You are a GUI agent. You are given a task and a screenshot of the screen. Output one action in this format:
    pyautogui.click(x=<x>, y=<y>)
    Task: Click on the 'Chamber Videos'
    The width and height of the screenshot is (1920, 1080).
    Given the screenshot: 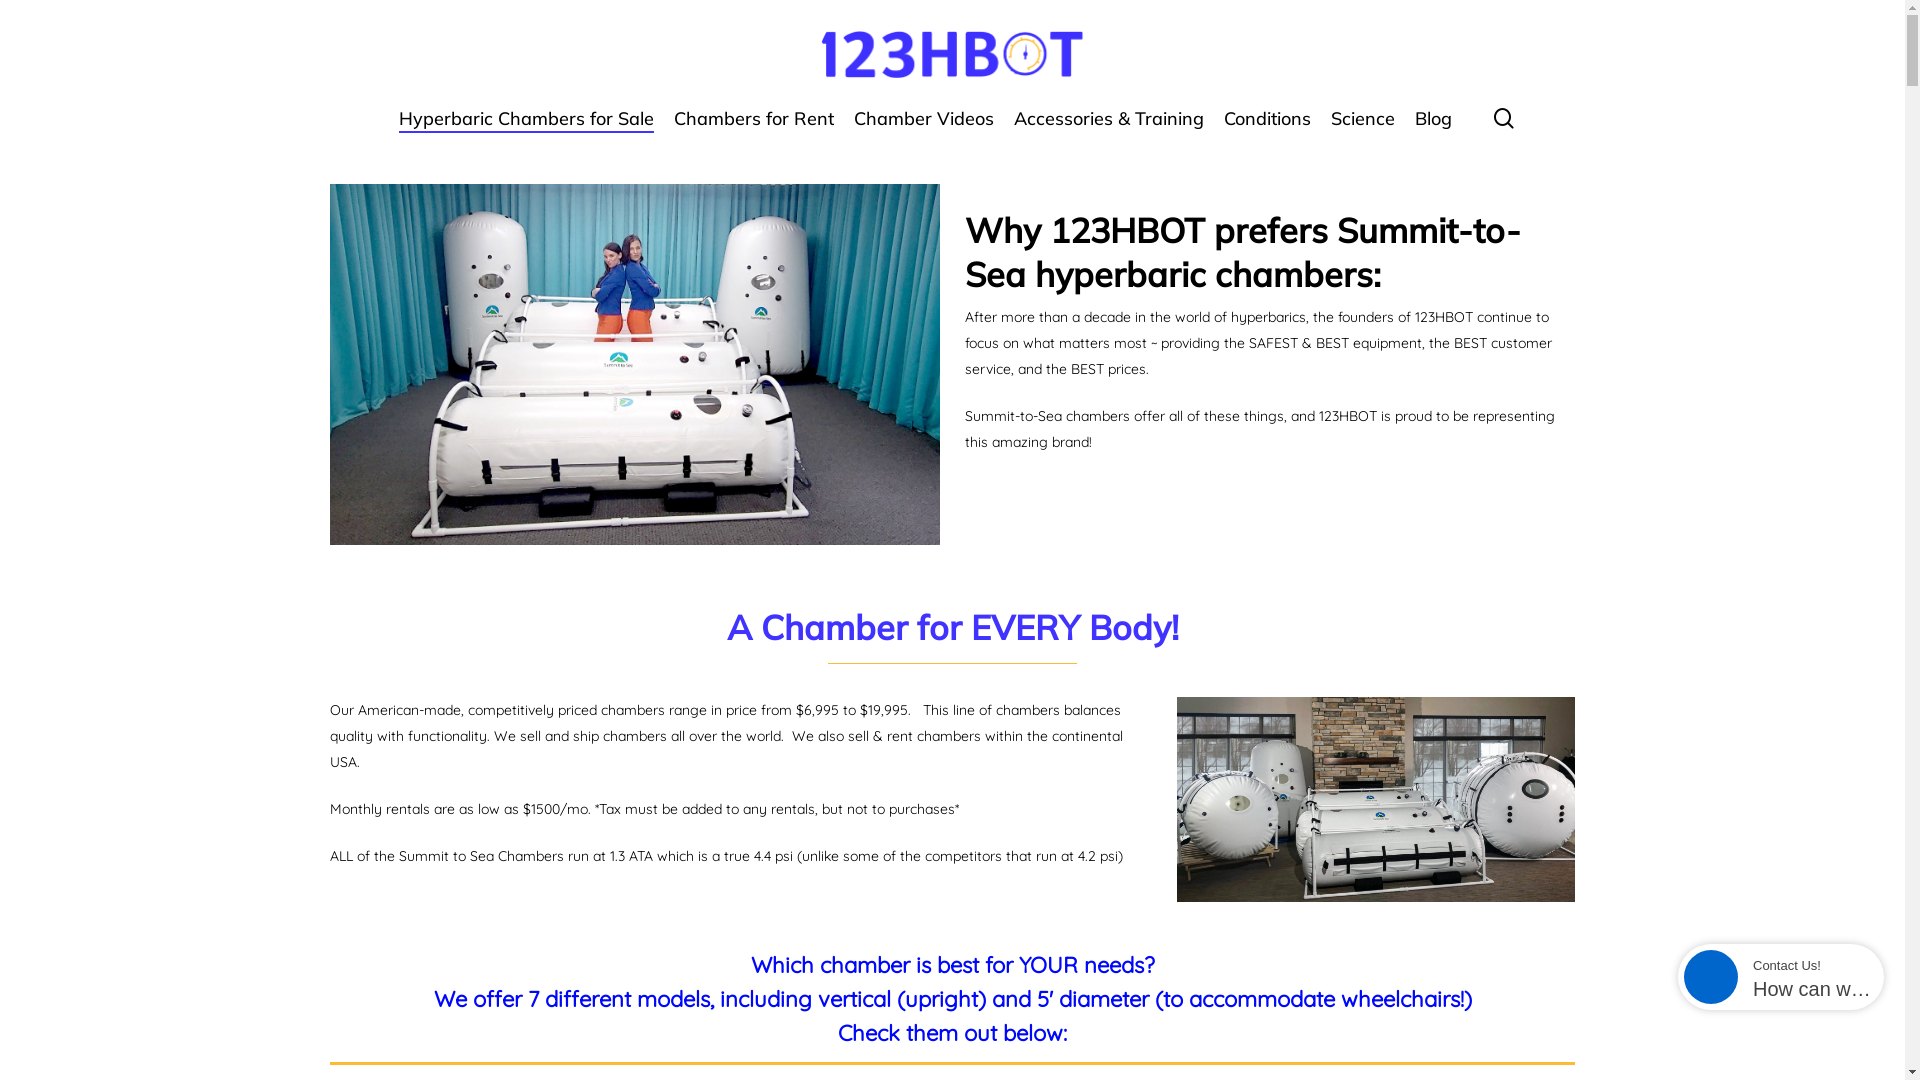 What is the action you would take?
    pyautogui.click(x=922, y=128)
    